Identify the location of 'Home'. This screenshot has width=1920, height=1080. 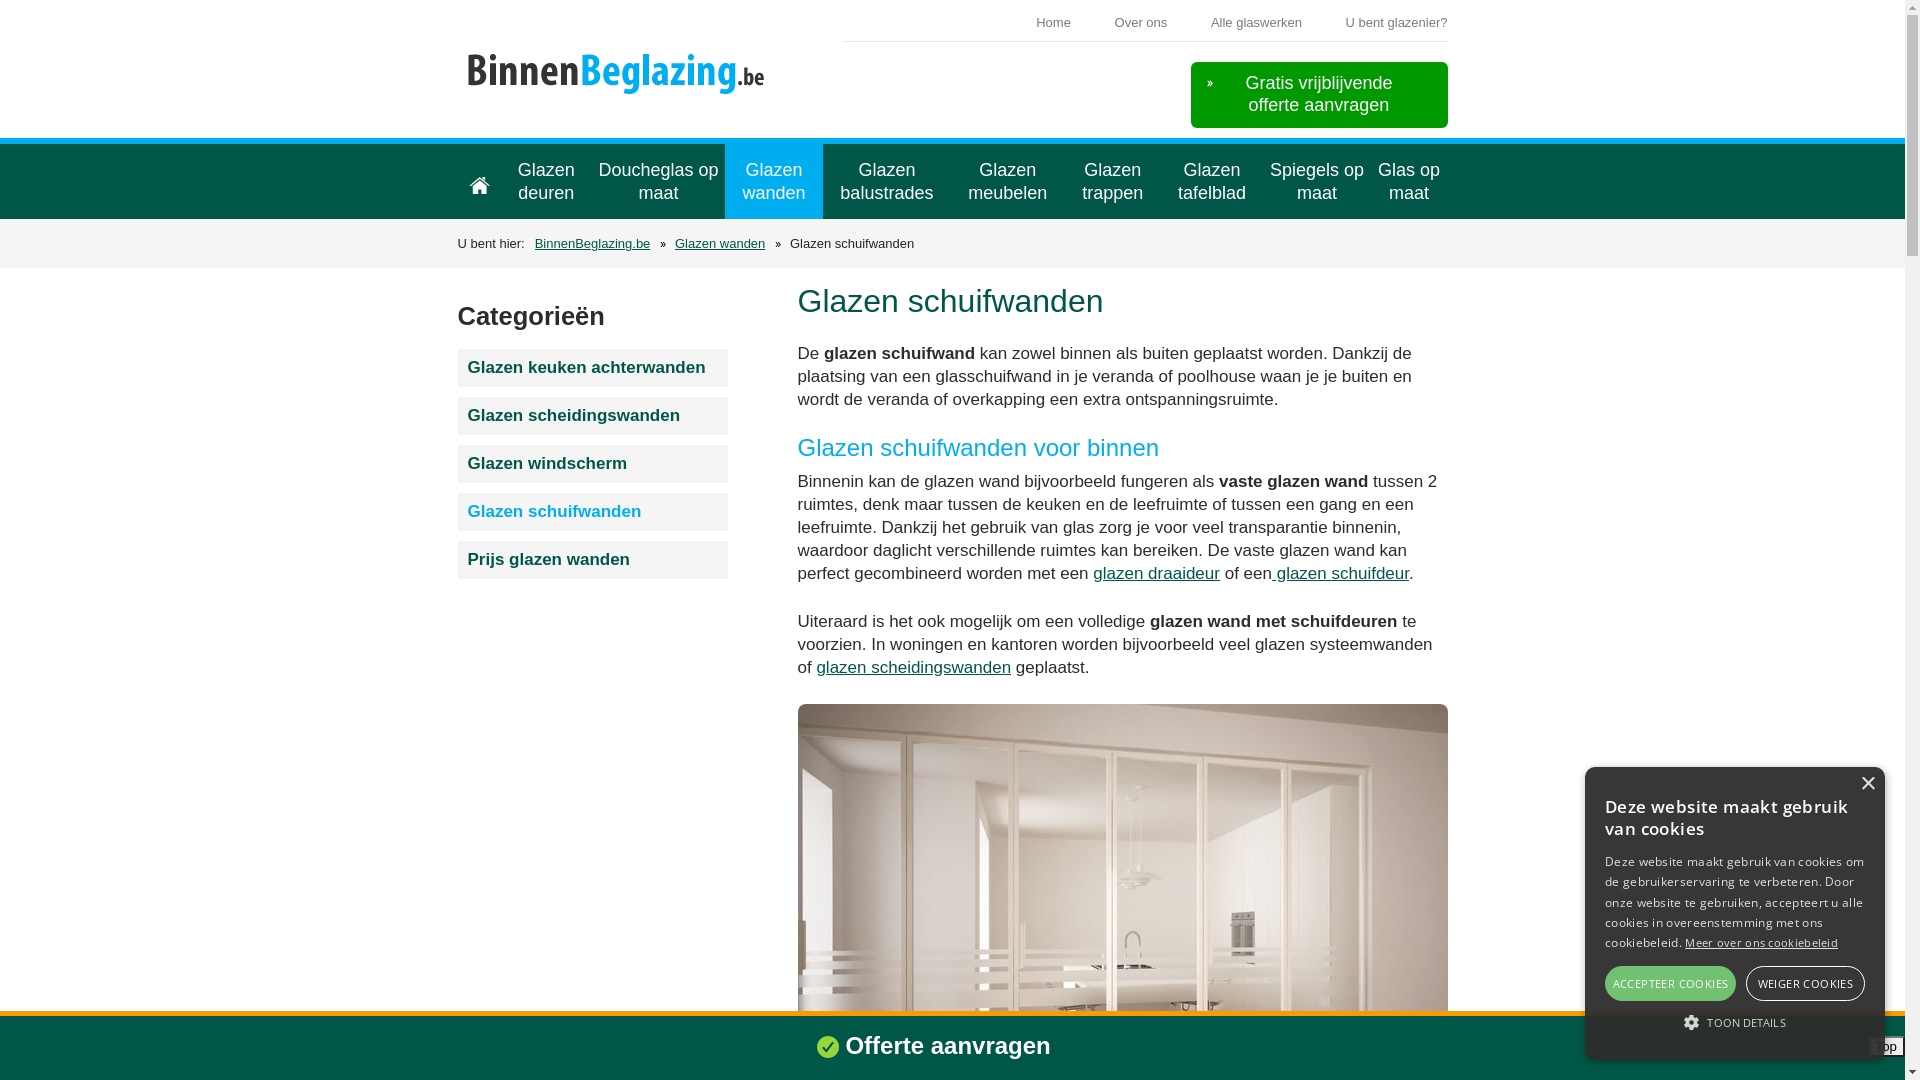
(1052, 22).